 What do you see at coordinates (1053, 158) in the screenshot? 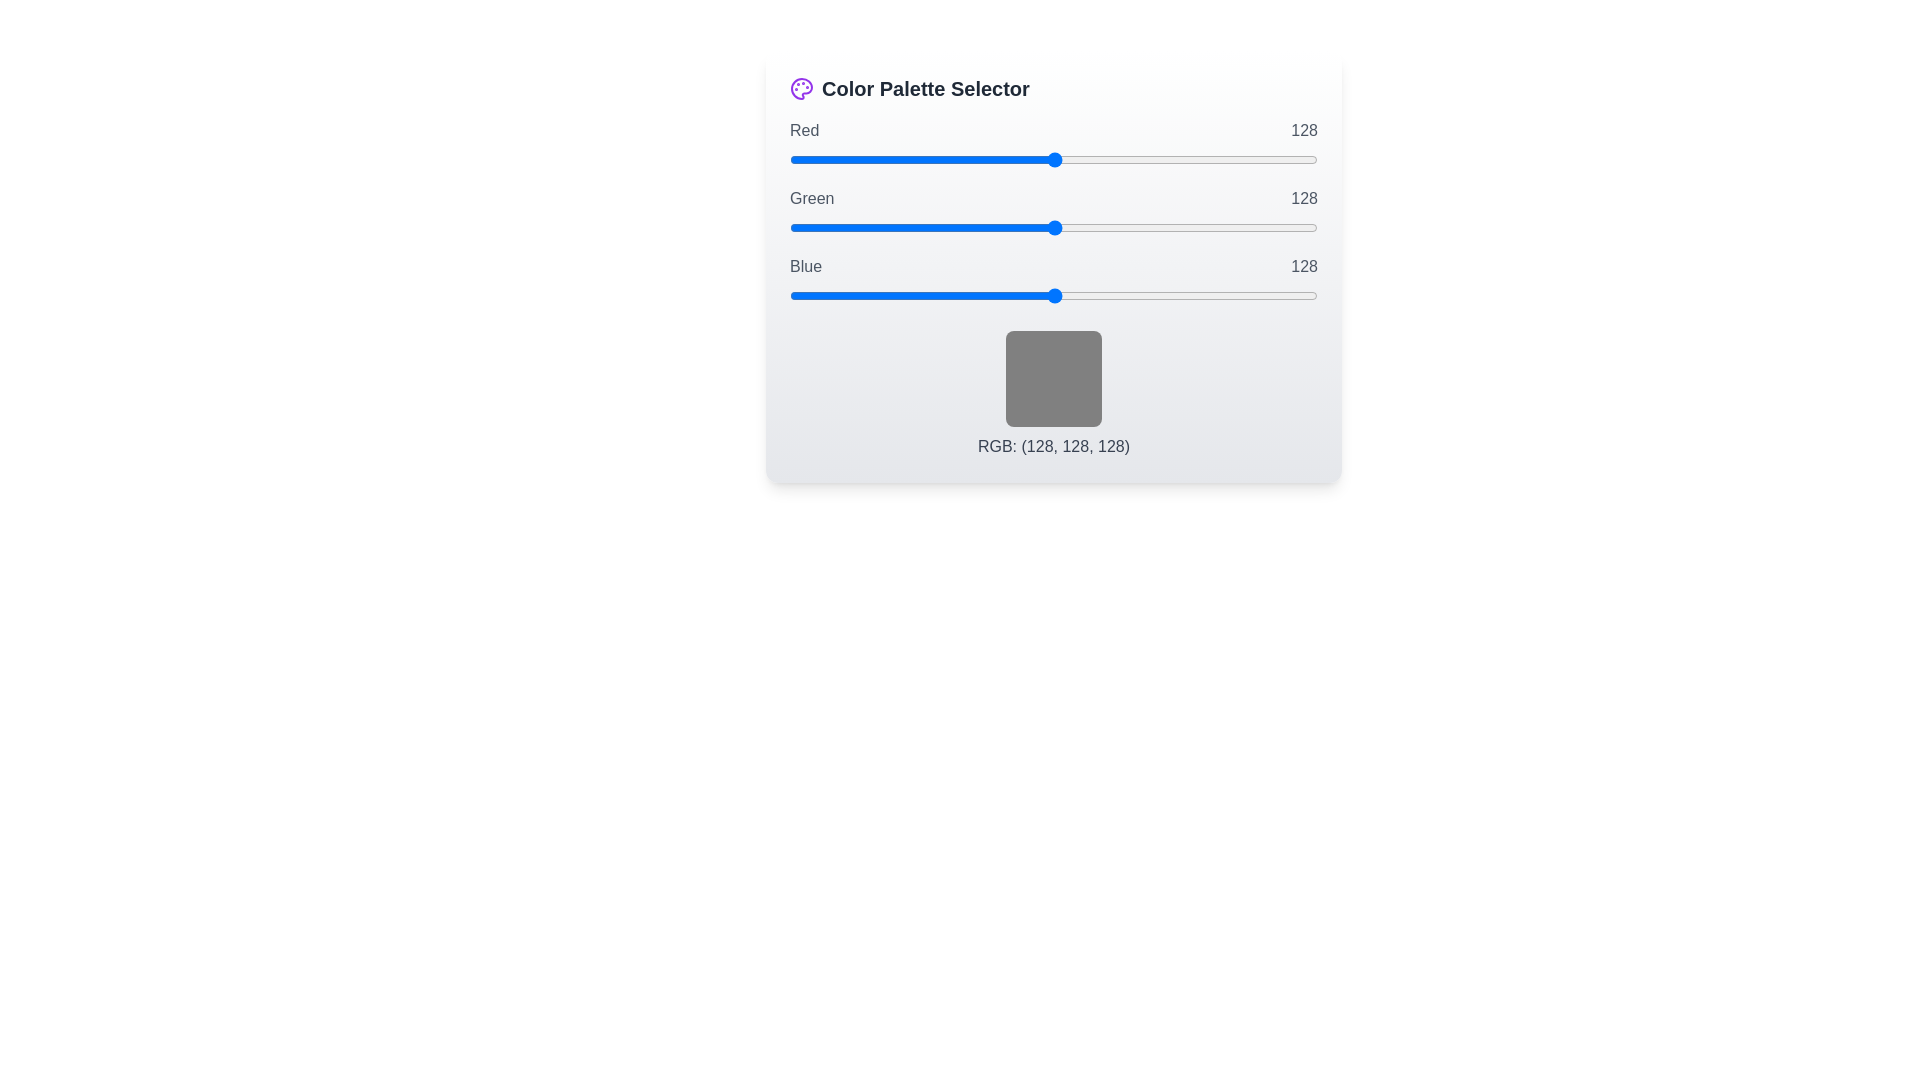
I see `the 0 slider to 215 to observe the color preview box update` at bounding box center [1053, 158].